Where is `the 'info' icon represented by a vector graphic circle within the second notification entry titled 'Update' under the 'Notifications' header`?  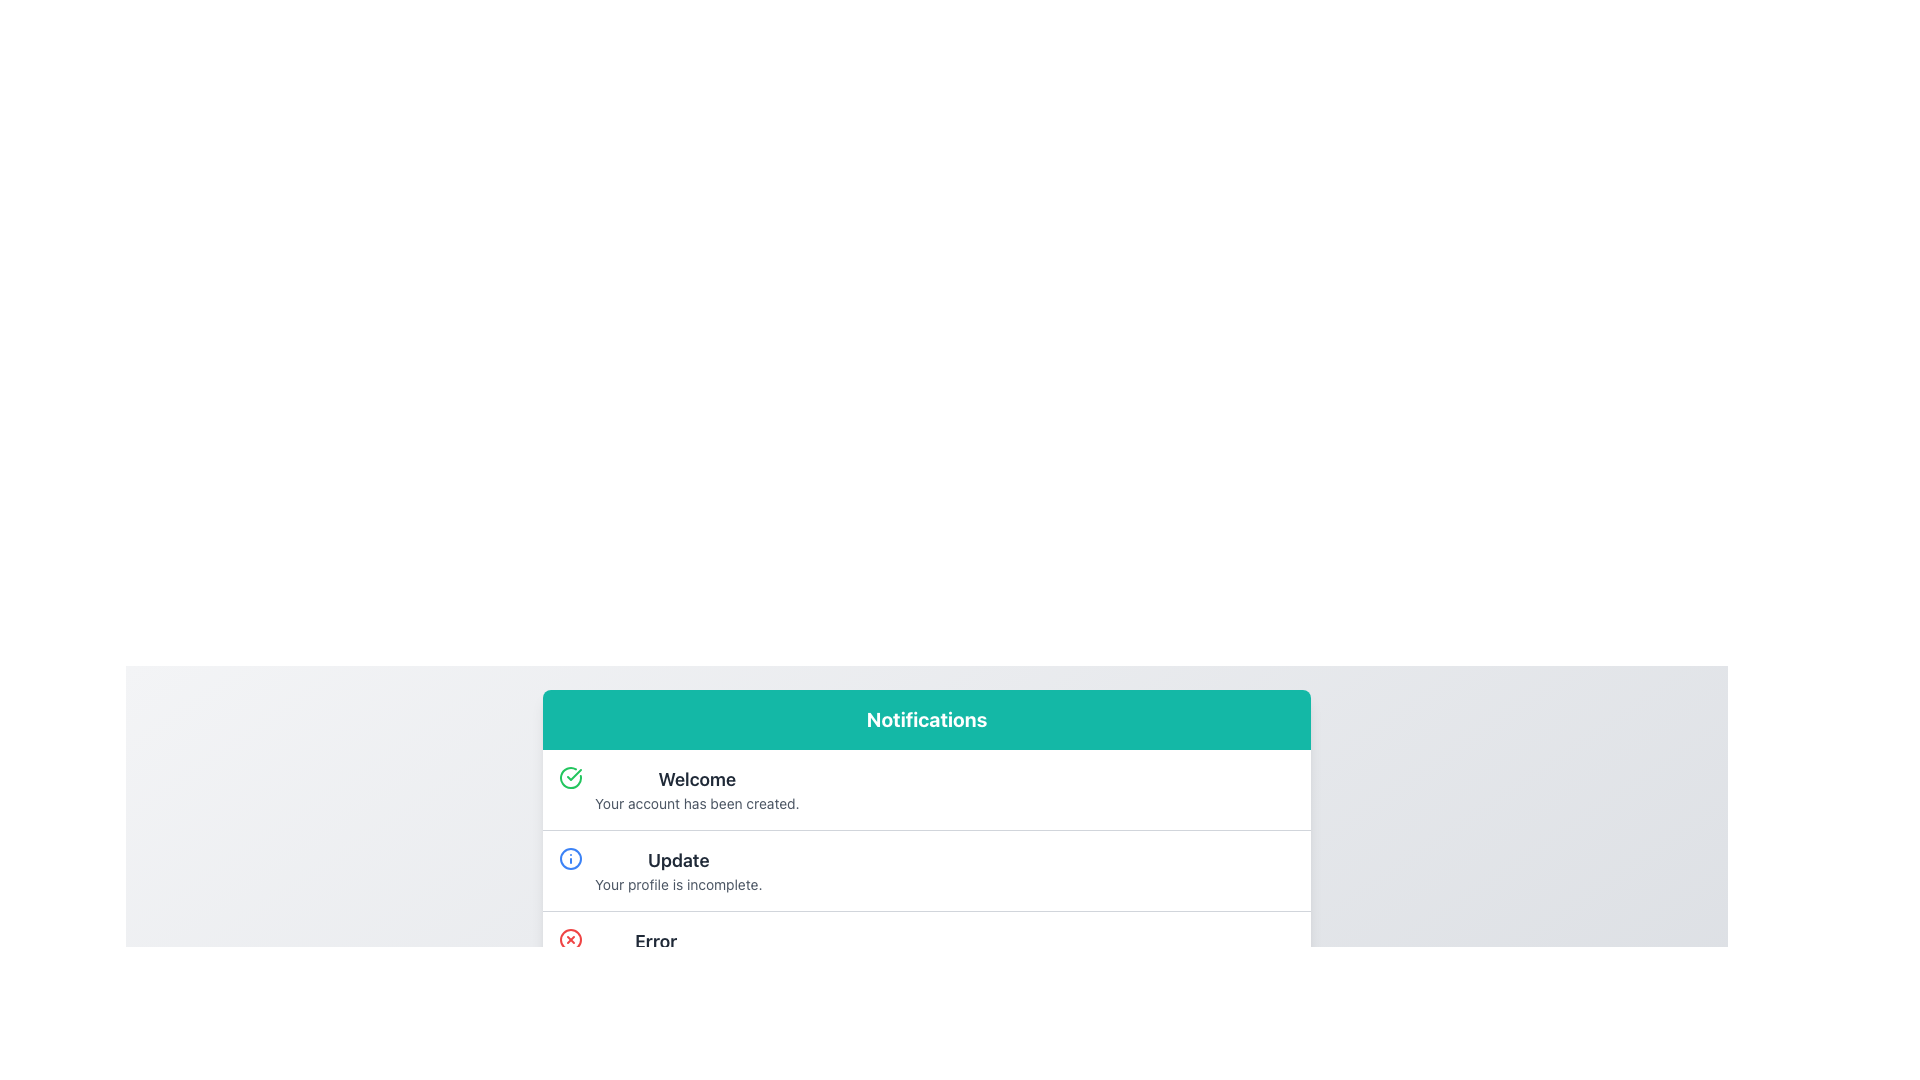
the 'info' icon represented by a vector graphic circle within the second notification entry titled 'Update' under the 'Notifications' header is located at coordinates (570, 858).